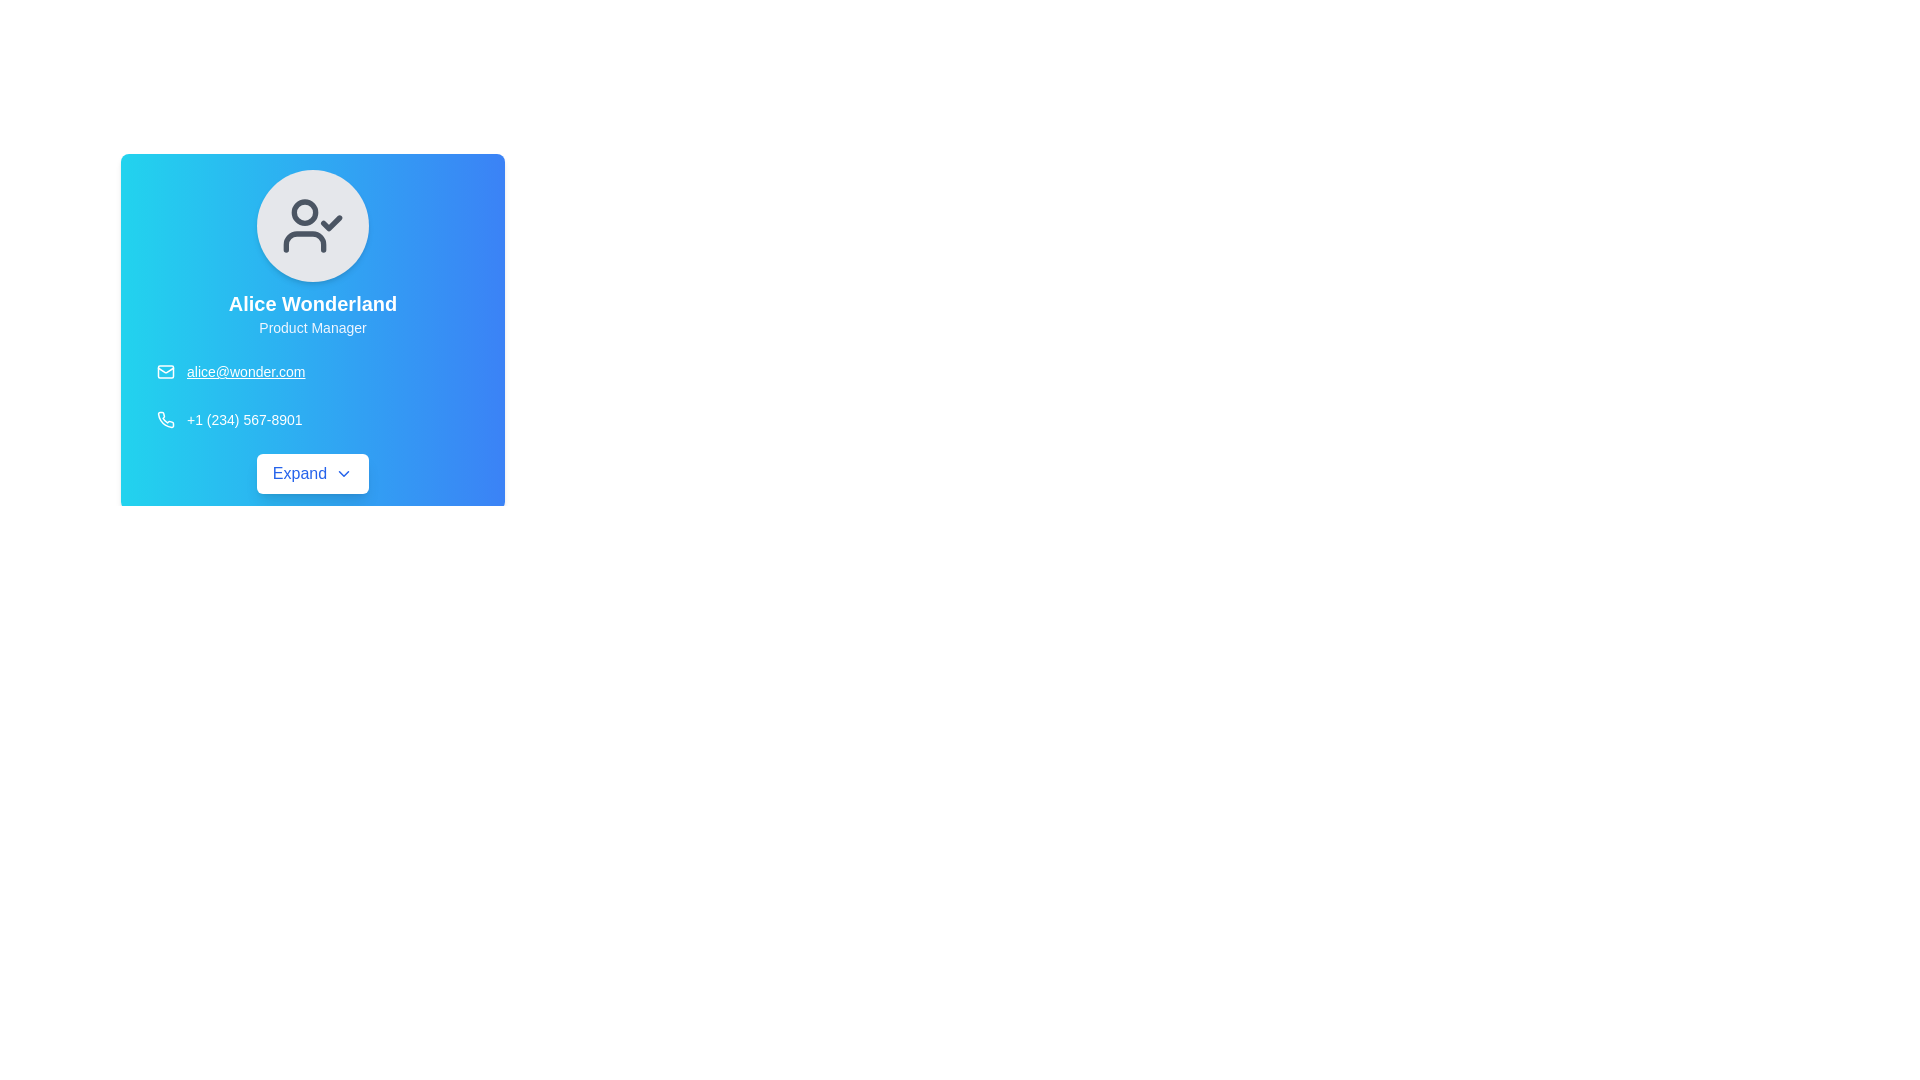  What do you see at coordinates (311, 474) in the screenshot?
I see `the expandable button located at the bottom of the card displaying 'Alice Wonderland', which reveals additional content related to the card` at bounding box center [311, 474].